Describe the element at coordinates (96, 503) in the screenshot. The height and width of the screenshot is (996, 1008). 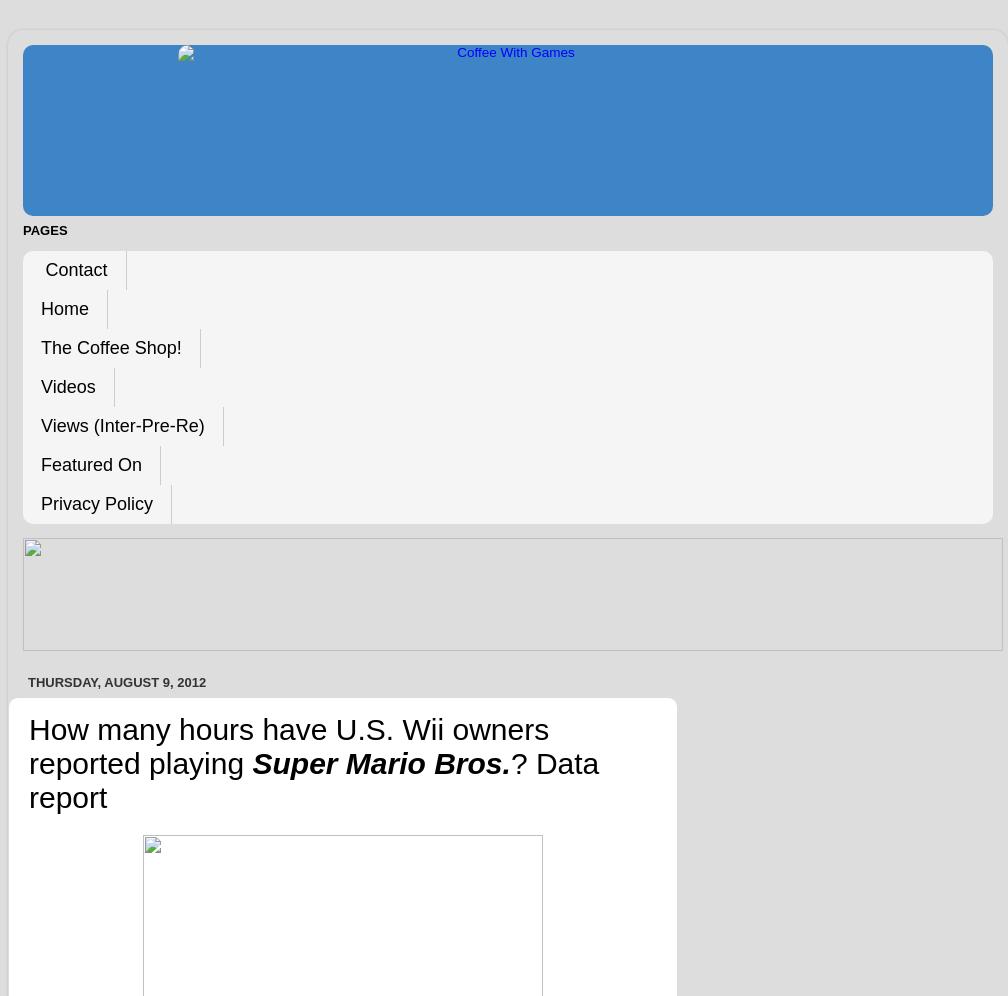
I see `'Privacy Policy'` at that location.